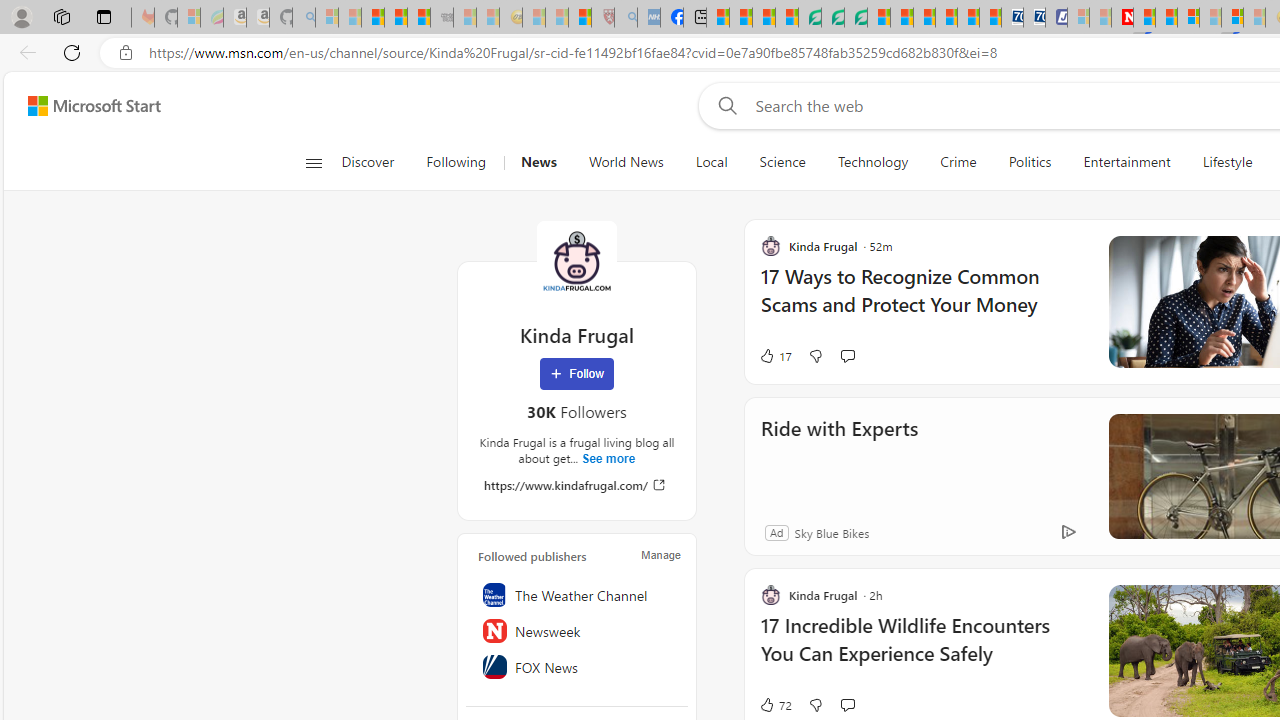  Describe the element at coordinates (624, 162) in the screenshot. I see `'World News'` at that location.